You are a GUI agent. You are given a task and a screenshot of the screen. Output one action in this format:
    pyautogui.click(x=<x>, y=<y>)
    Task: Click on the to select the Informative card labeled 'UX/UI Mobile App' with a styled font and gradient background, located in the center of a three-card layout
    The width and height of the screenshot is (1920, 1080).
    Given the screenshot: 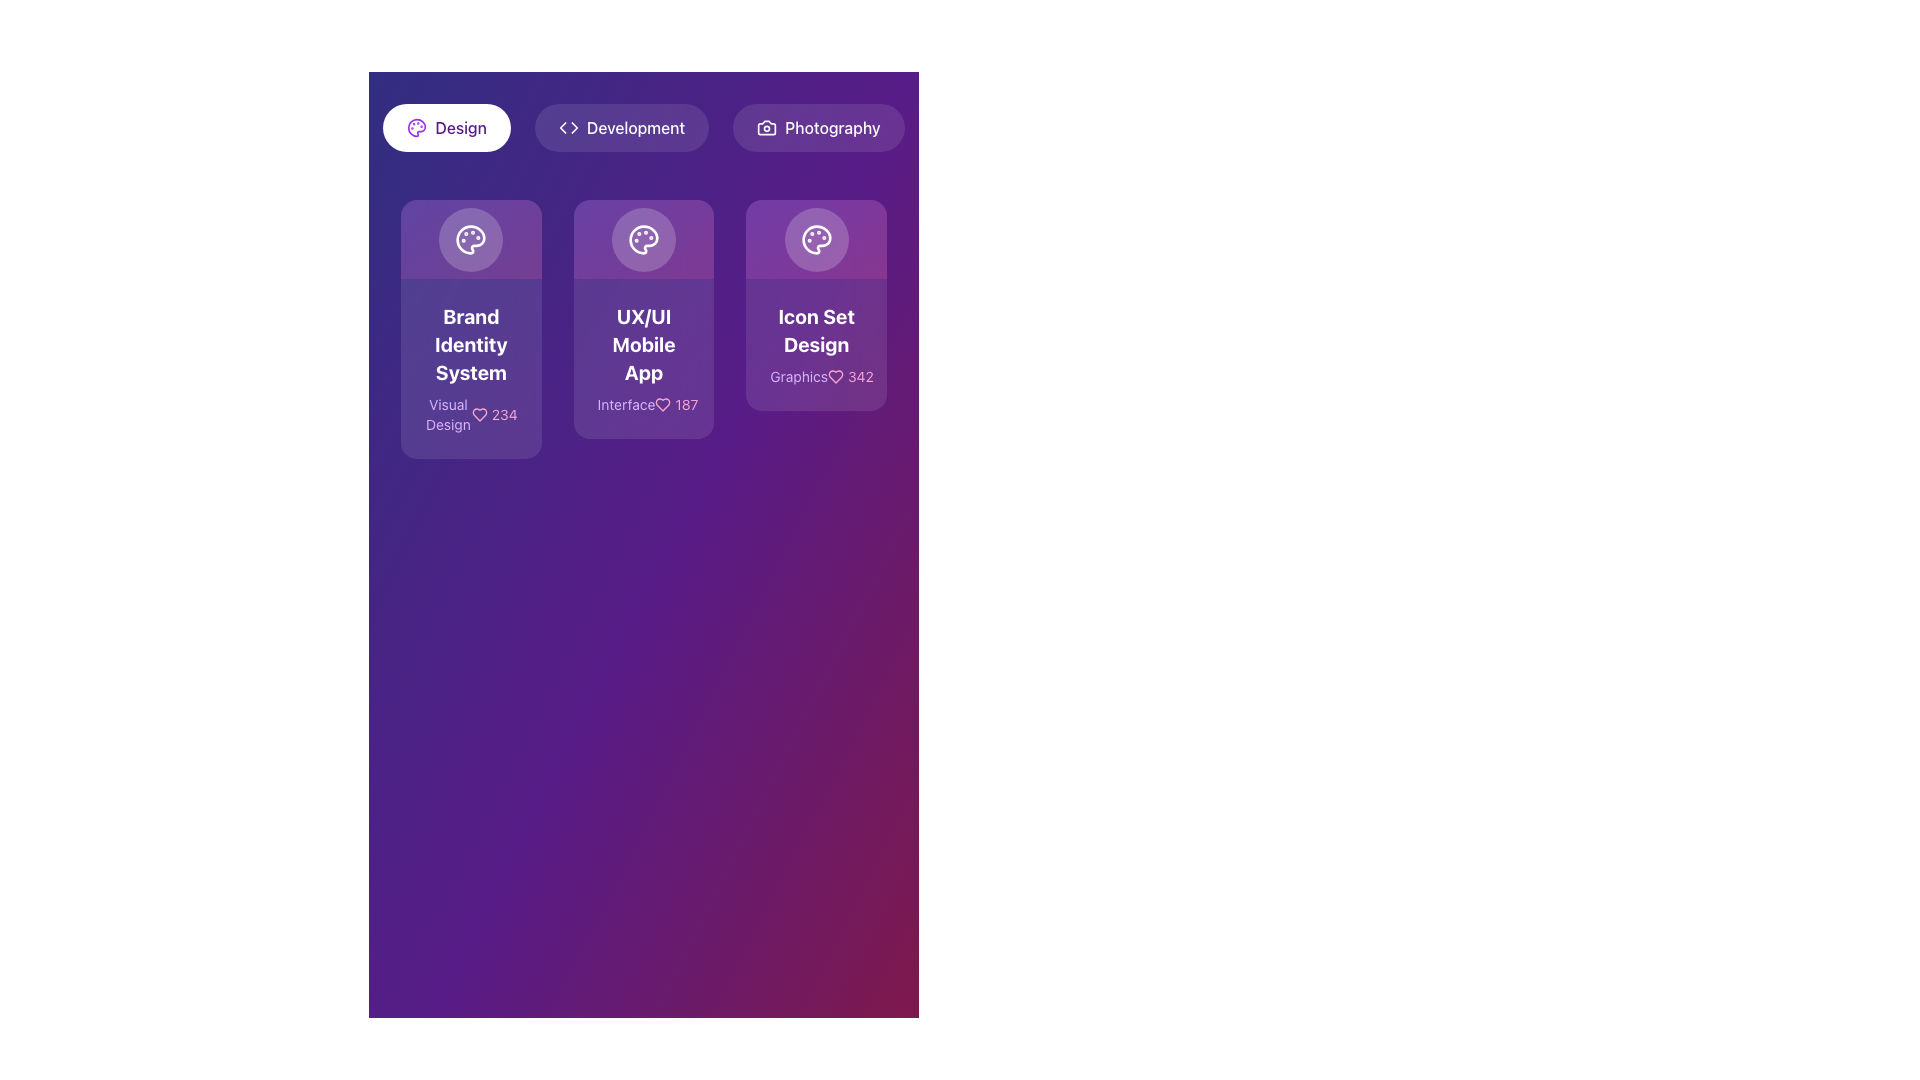 What is the action you would take?
    pyautogui.click(x=643, y=358)
    